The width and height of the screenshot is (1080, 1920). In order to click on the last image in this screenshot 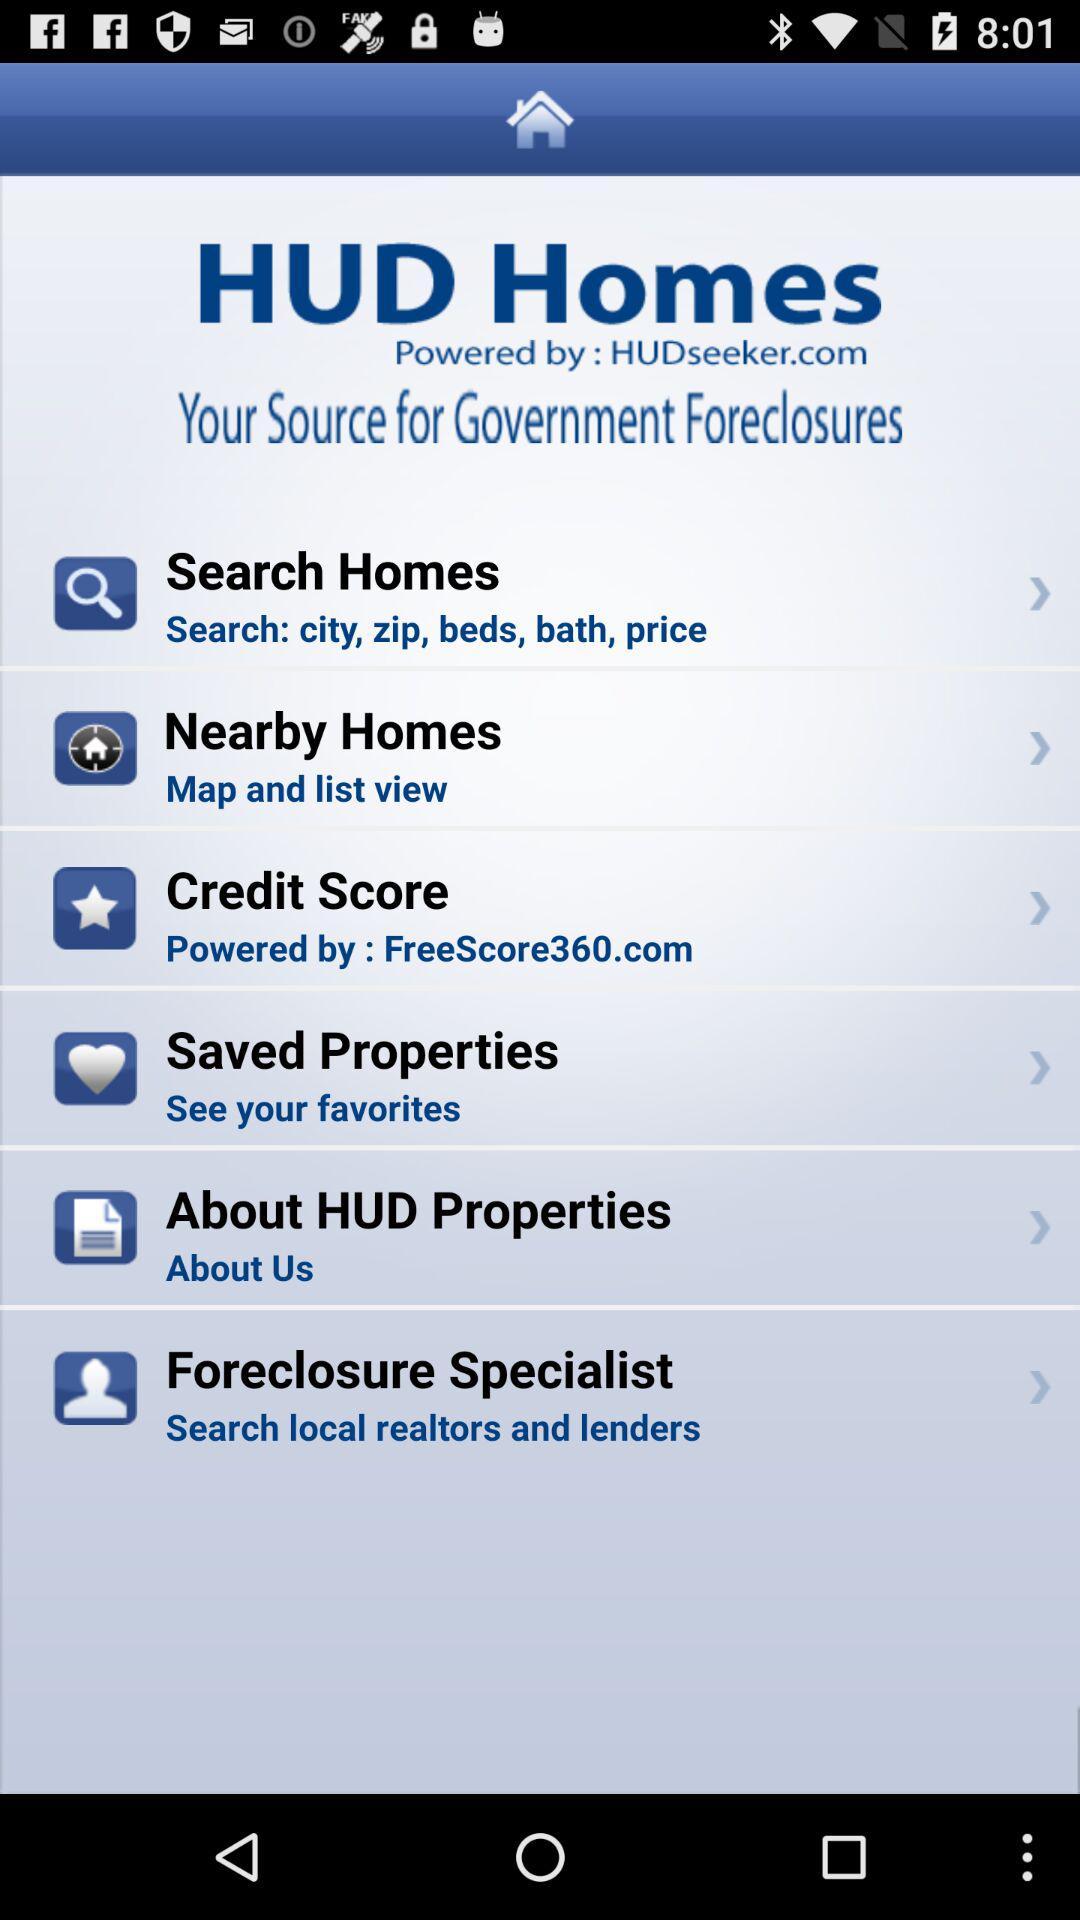, I will do `click(95, 1386)`.